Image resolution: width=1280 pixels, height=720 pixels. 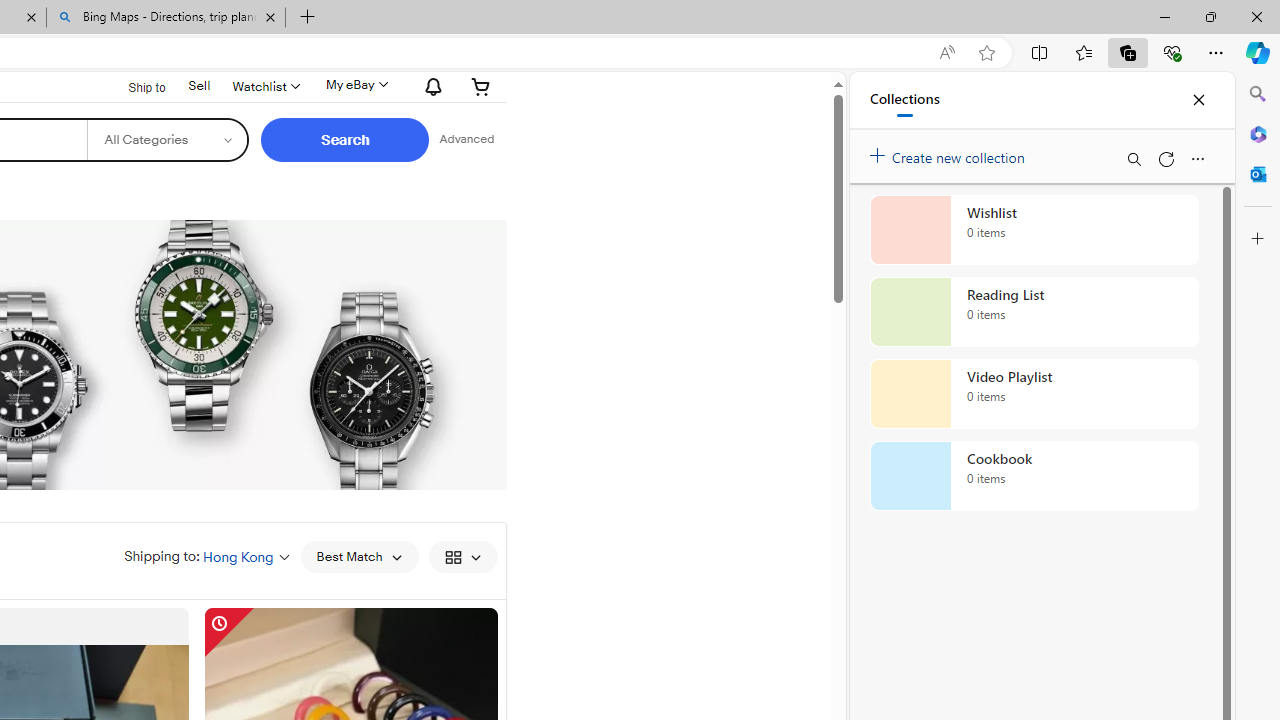 What do you see at coordinates (461, 556) in the screenshot?
I see `'View: Gallery View'` at bounding box center [461, 556].